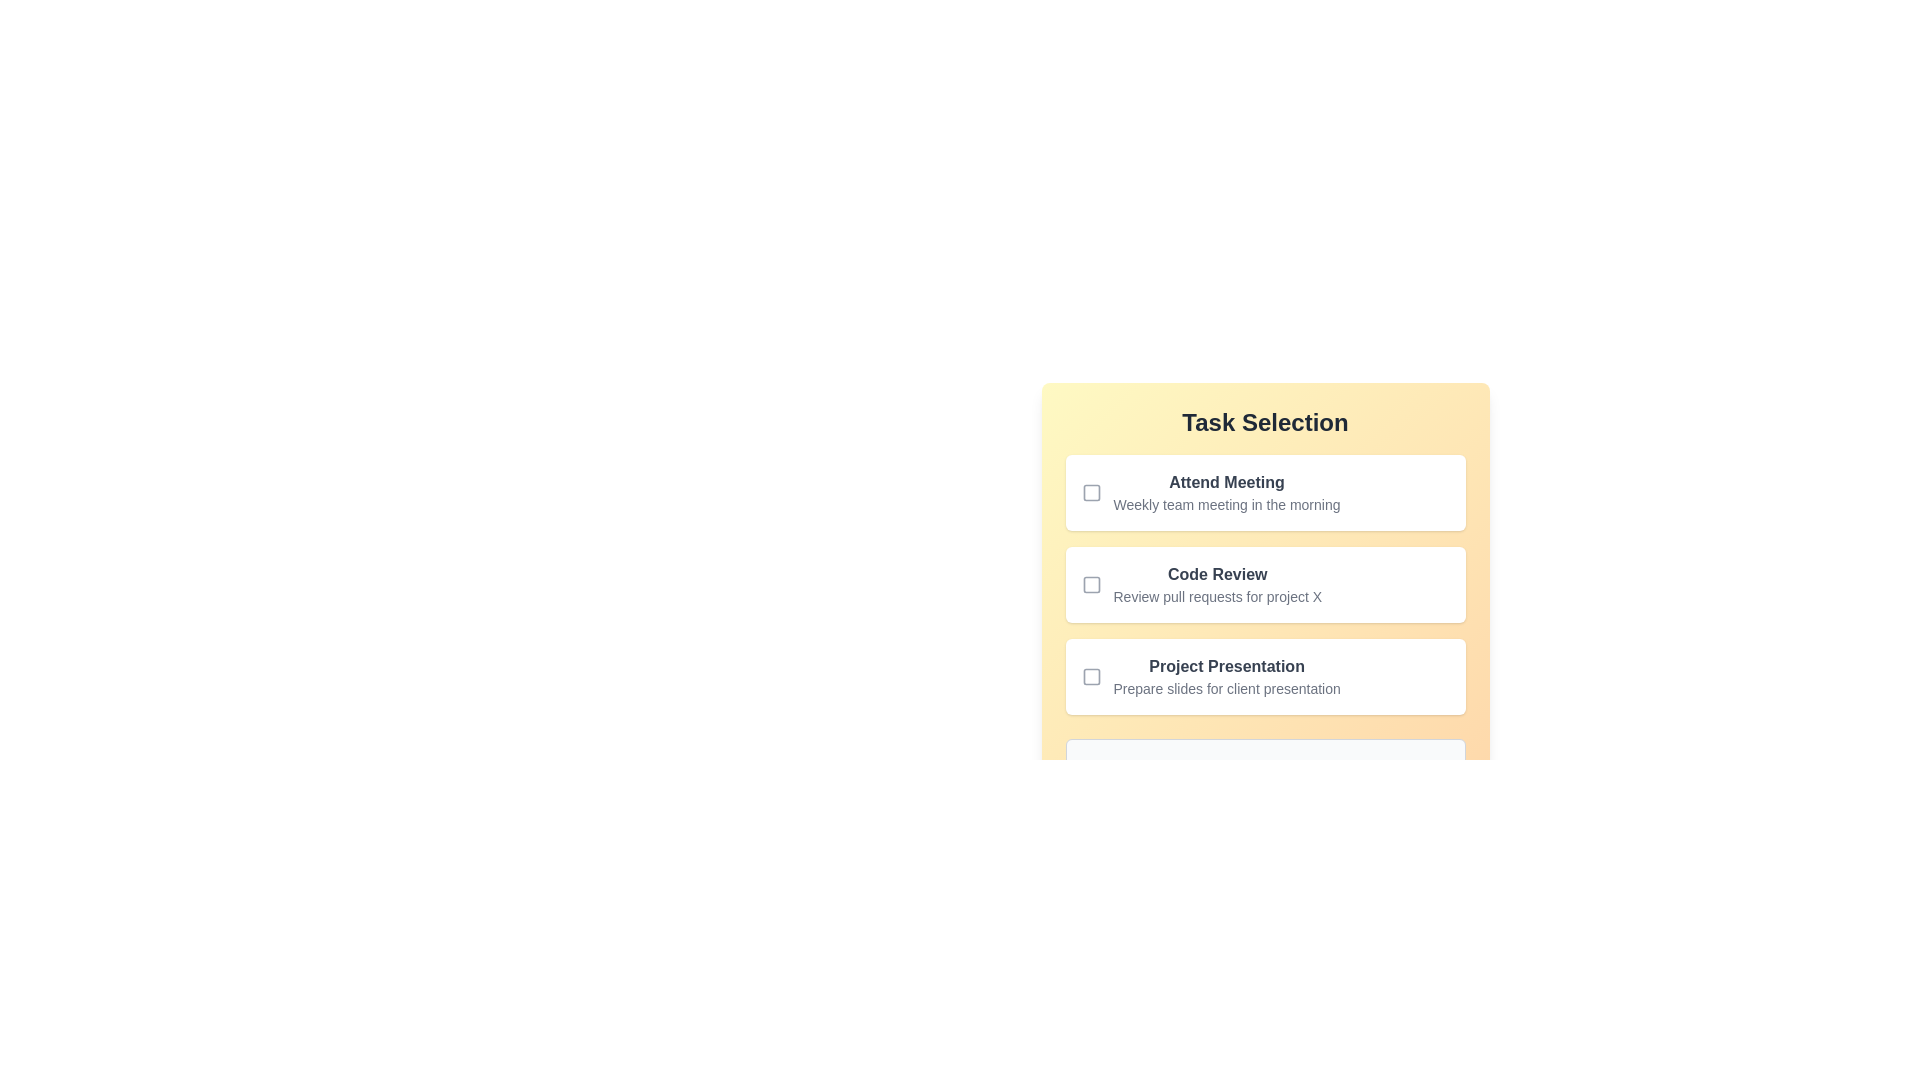 The height and width of the screenshot is (1080, 1920). Describe the element at coordinates (1210, 676) in the screenshot. I see `the interactive checkbox list item featuring the checkbox and text 'Project Presentation'` at that location.